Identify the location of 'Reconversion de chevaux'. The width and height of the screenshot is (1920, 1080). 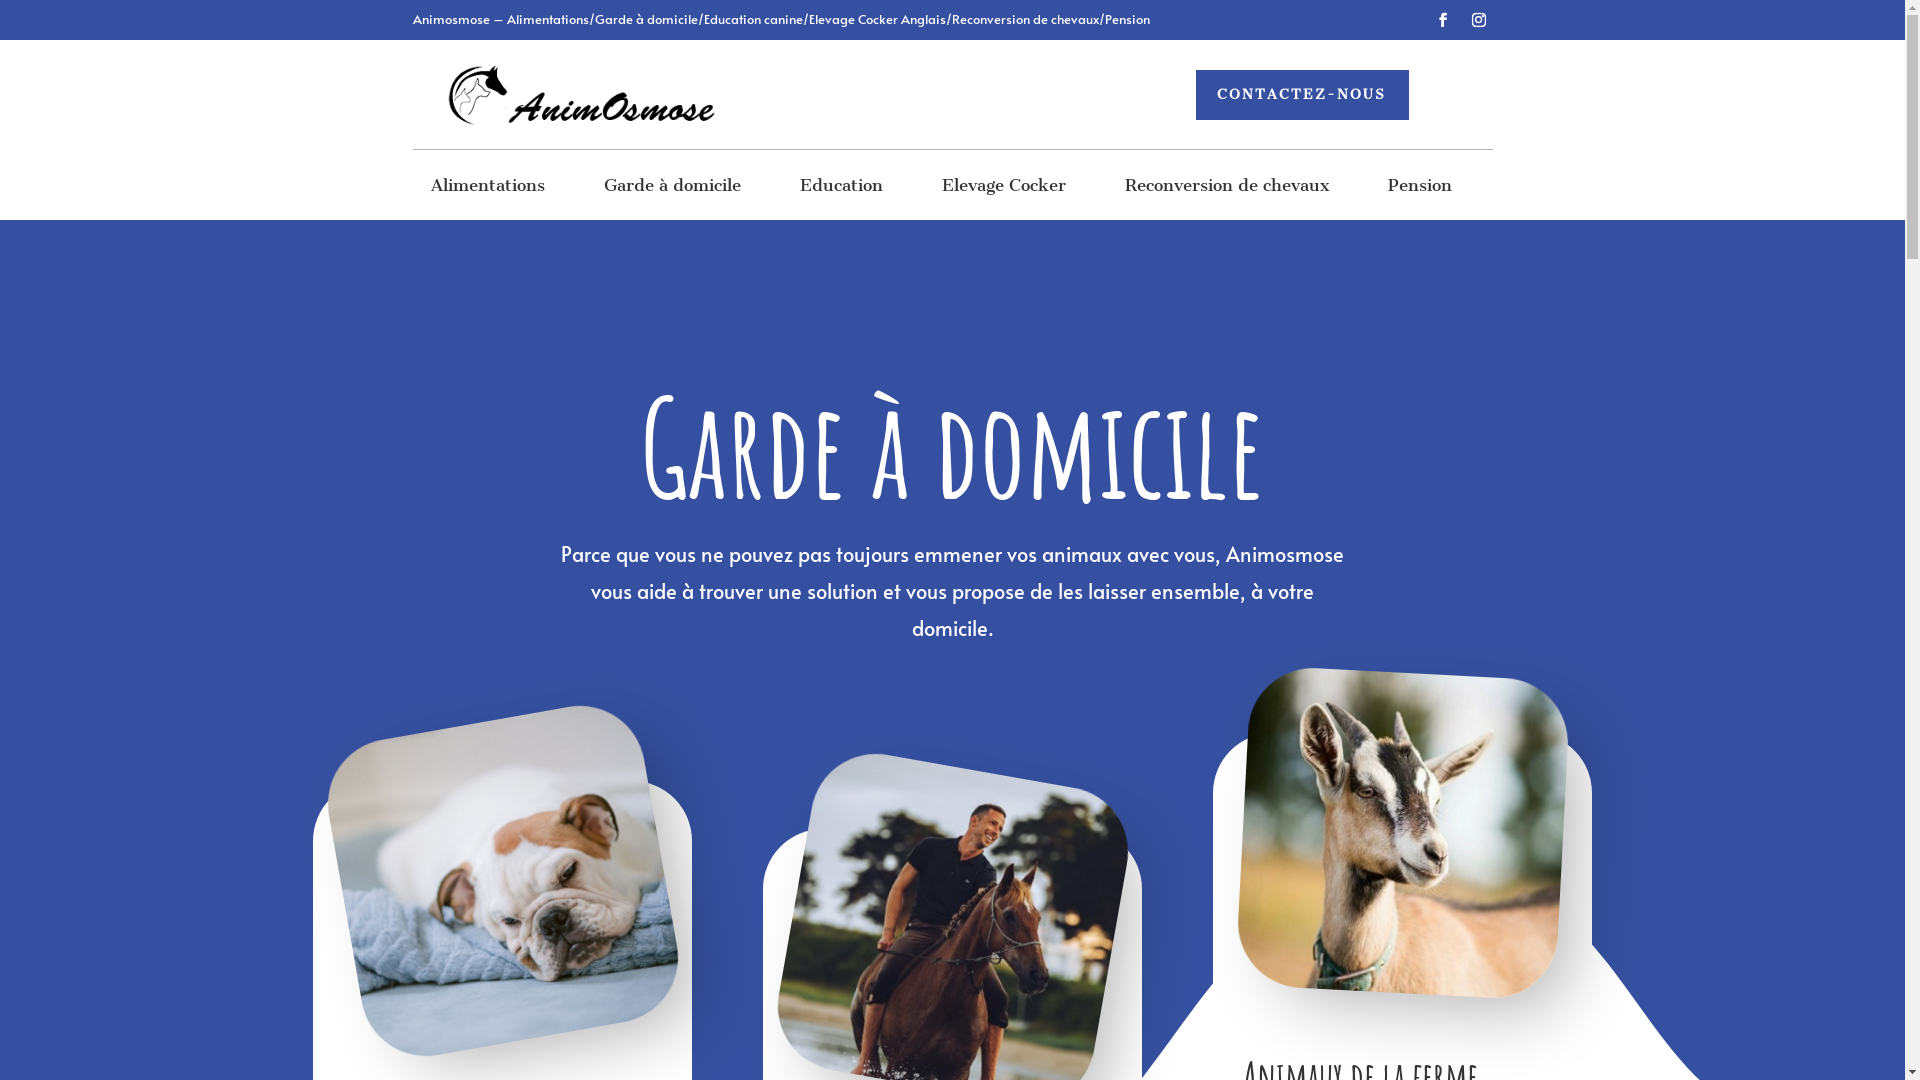
(1226, 189).